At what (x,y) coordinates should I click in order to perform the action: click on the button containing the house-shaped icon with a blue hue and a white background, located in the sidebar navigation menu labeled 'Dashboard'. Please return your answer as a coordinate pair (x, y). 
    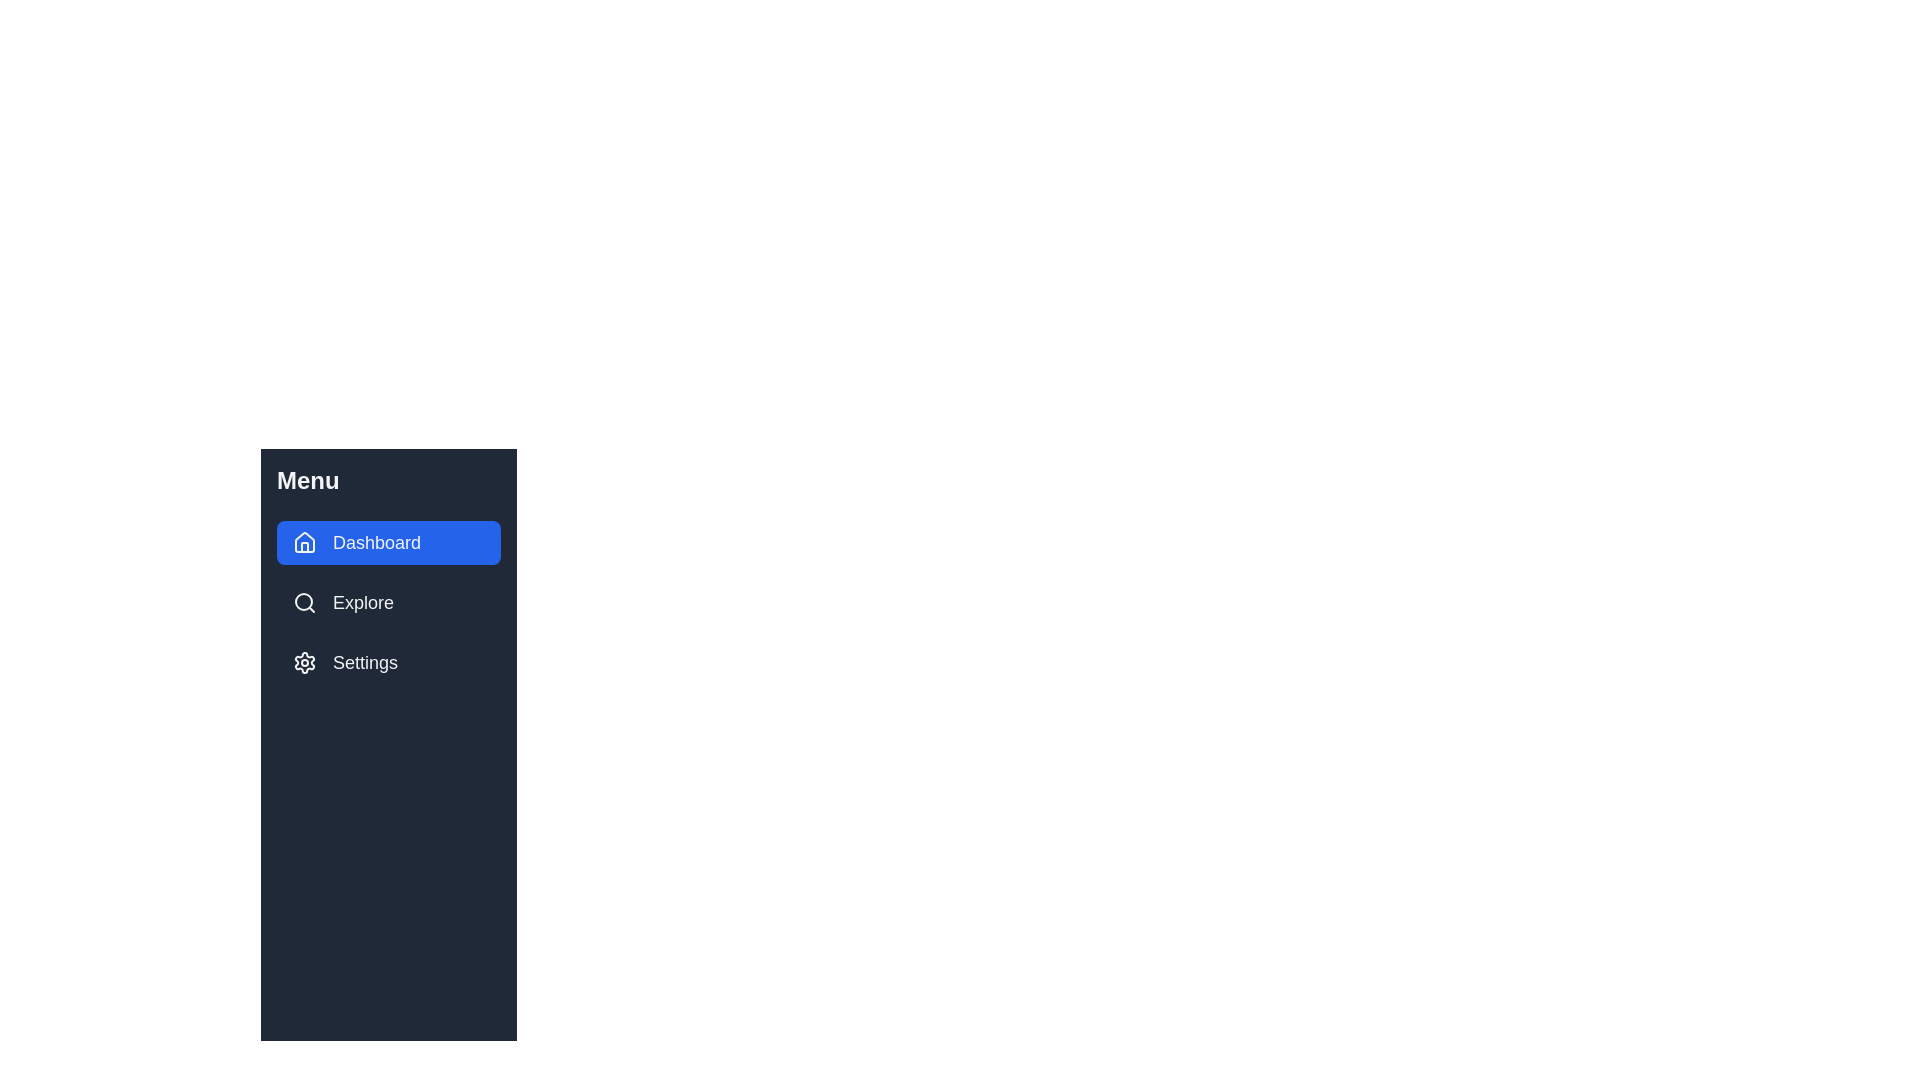
    Looking at the image, I should click on (304, 542).